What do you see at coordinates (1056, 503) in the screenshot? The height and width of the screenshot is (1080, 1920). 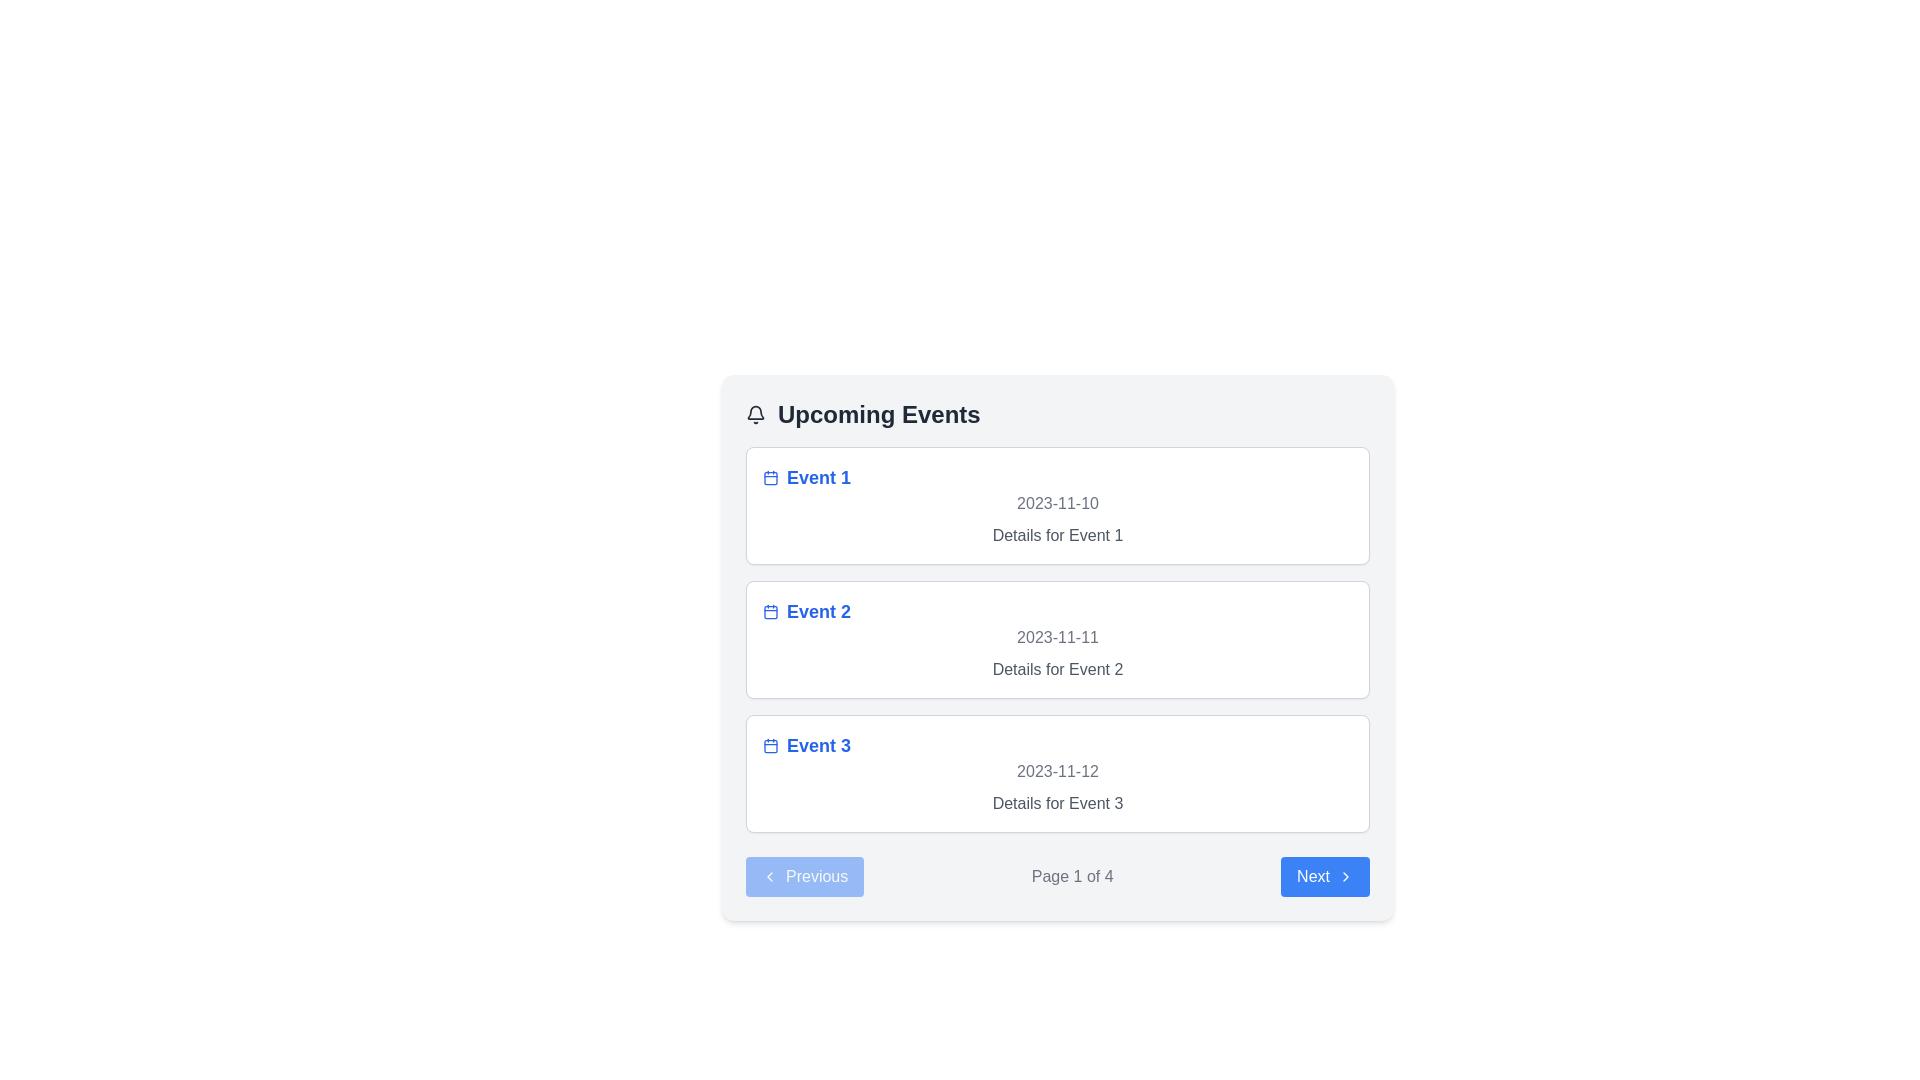 I see `the text label displaying the date '2023-11-10' located within the details section of the 'Event 1' card, positioned below the event title` at bounding box center [1056, 503].